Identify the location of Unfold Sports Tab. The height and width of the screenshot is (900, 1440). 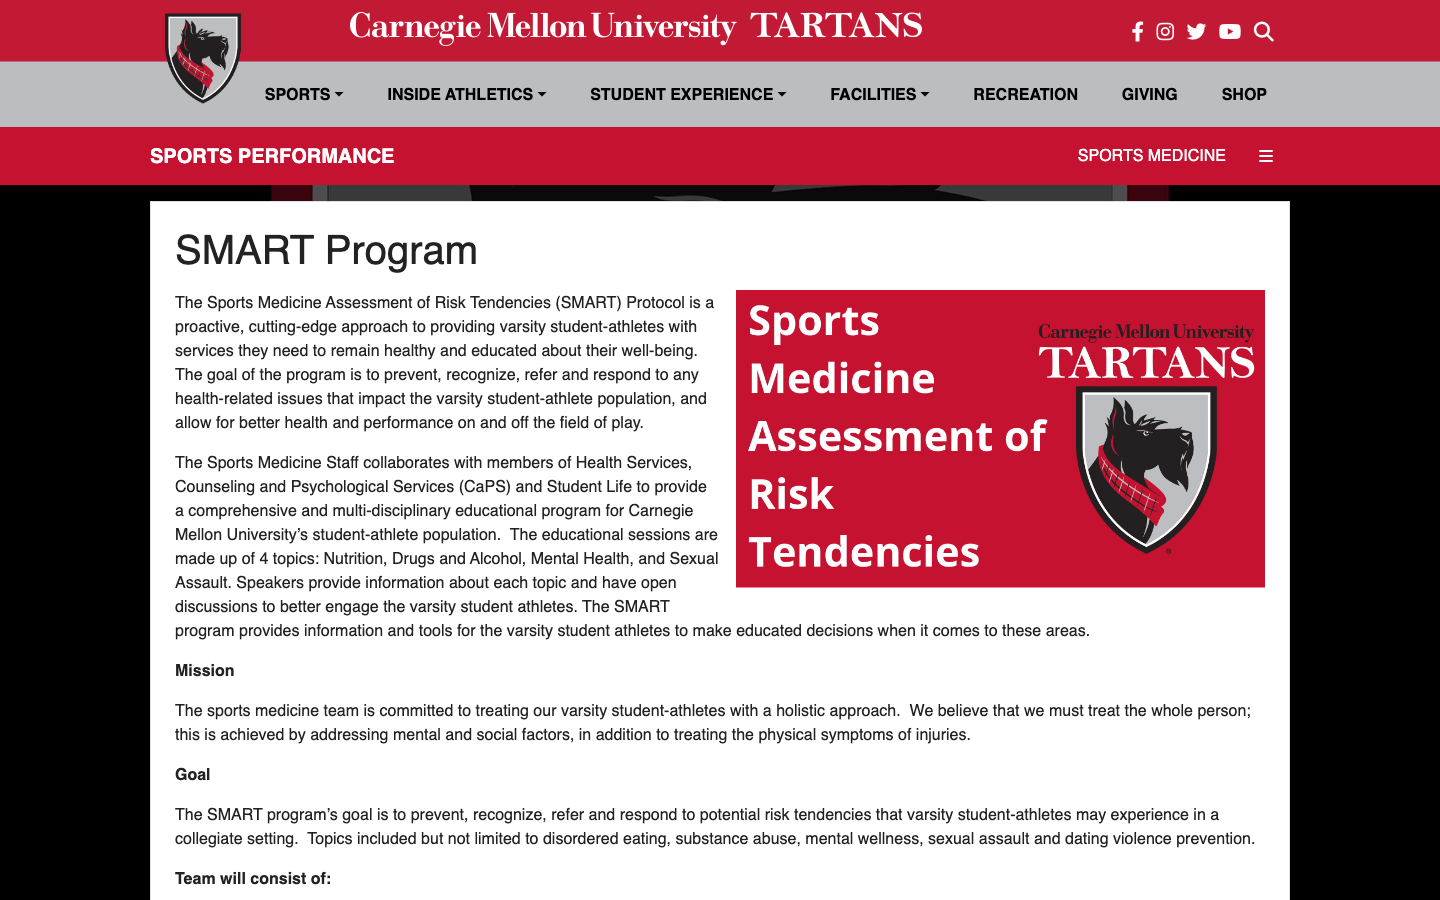
(304, 93).